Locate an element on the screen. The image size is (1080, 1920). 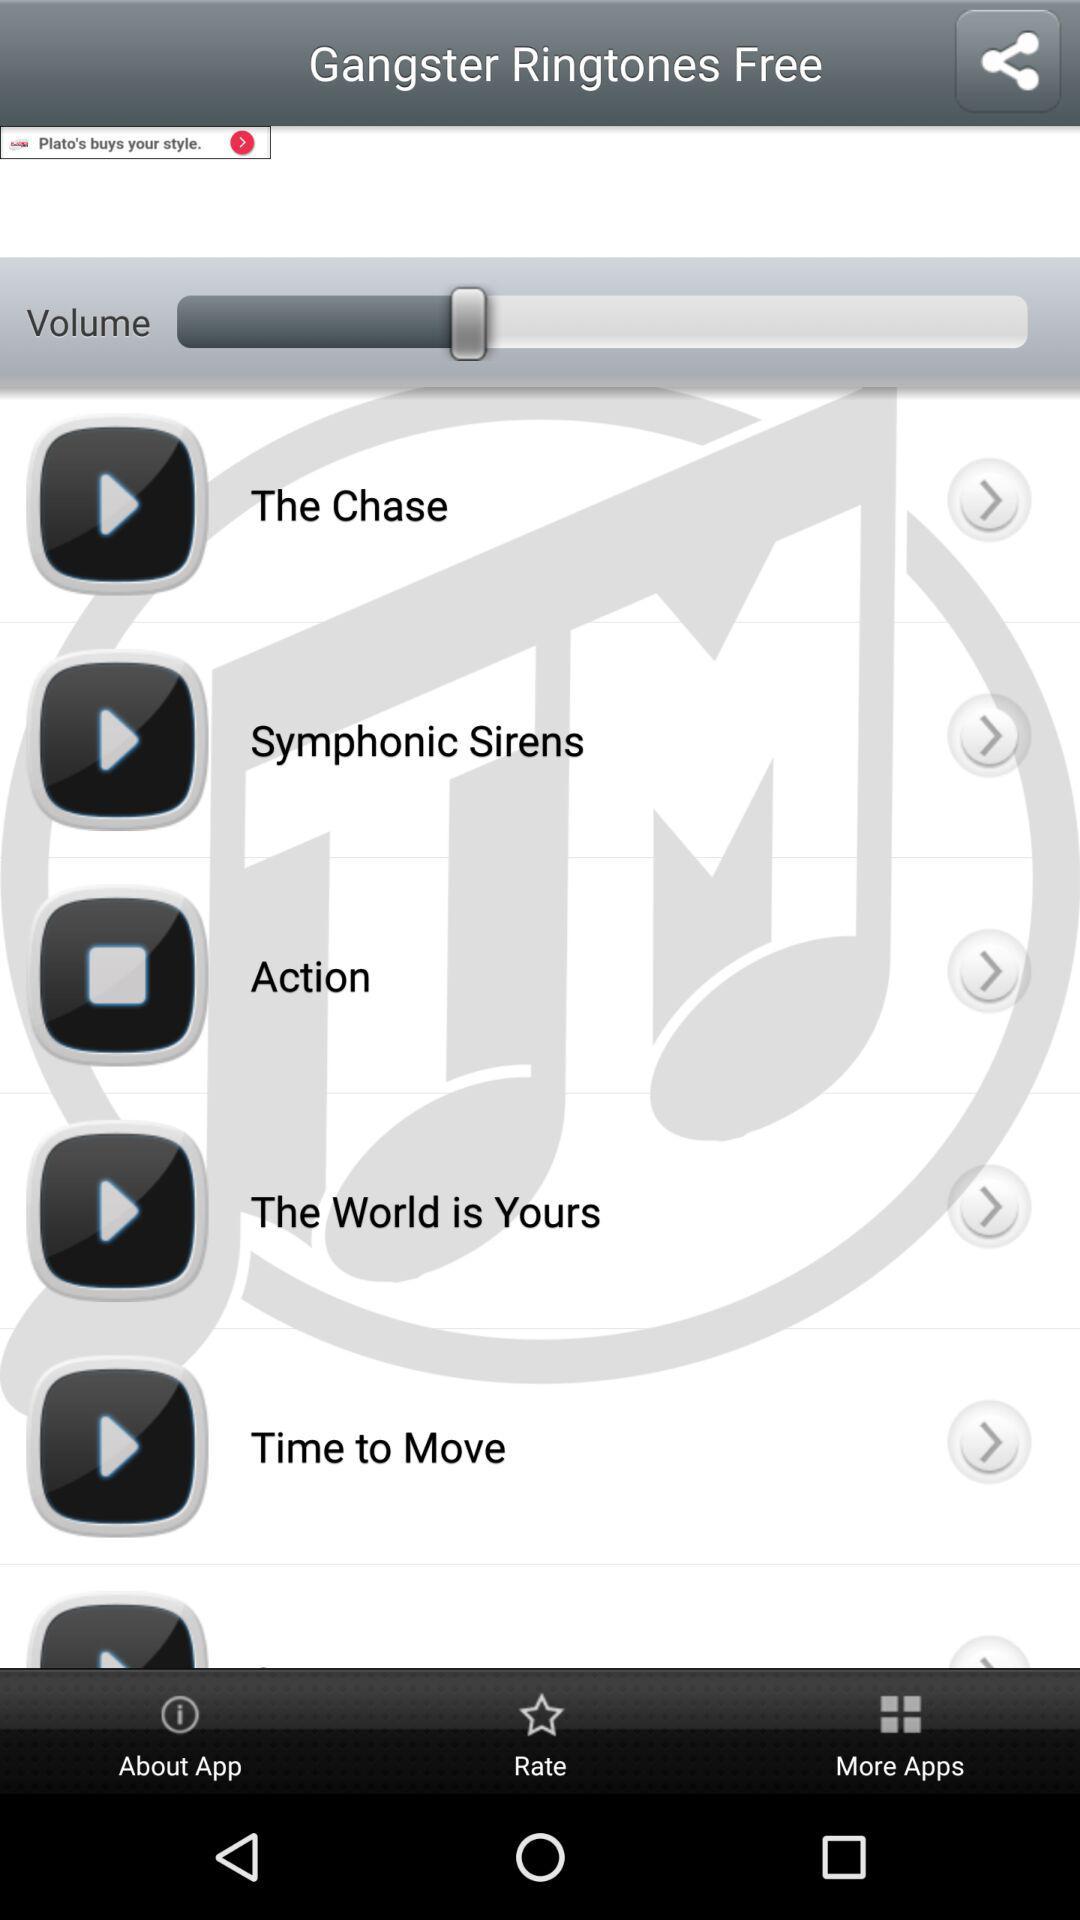
the button beside more apps is located at coordinates (540, 1732).